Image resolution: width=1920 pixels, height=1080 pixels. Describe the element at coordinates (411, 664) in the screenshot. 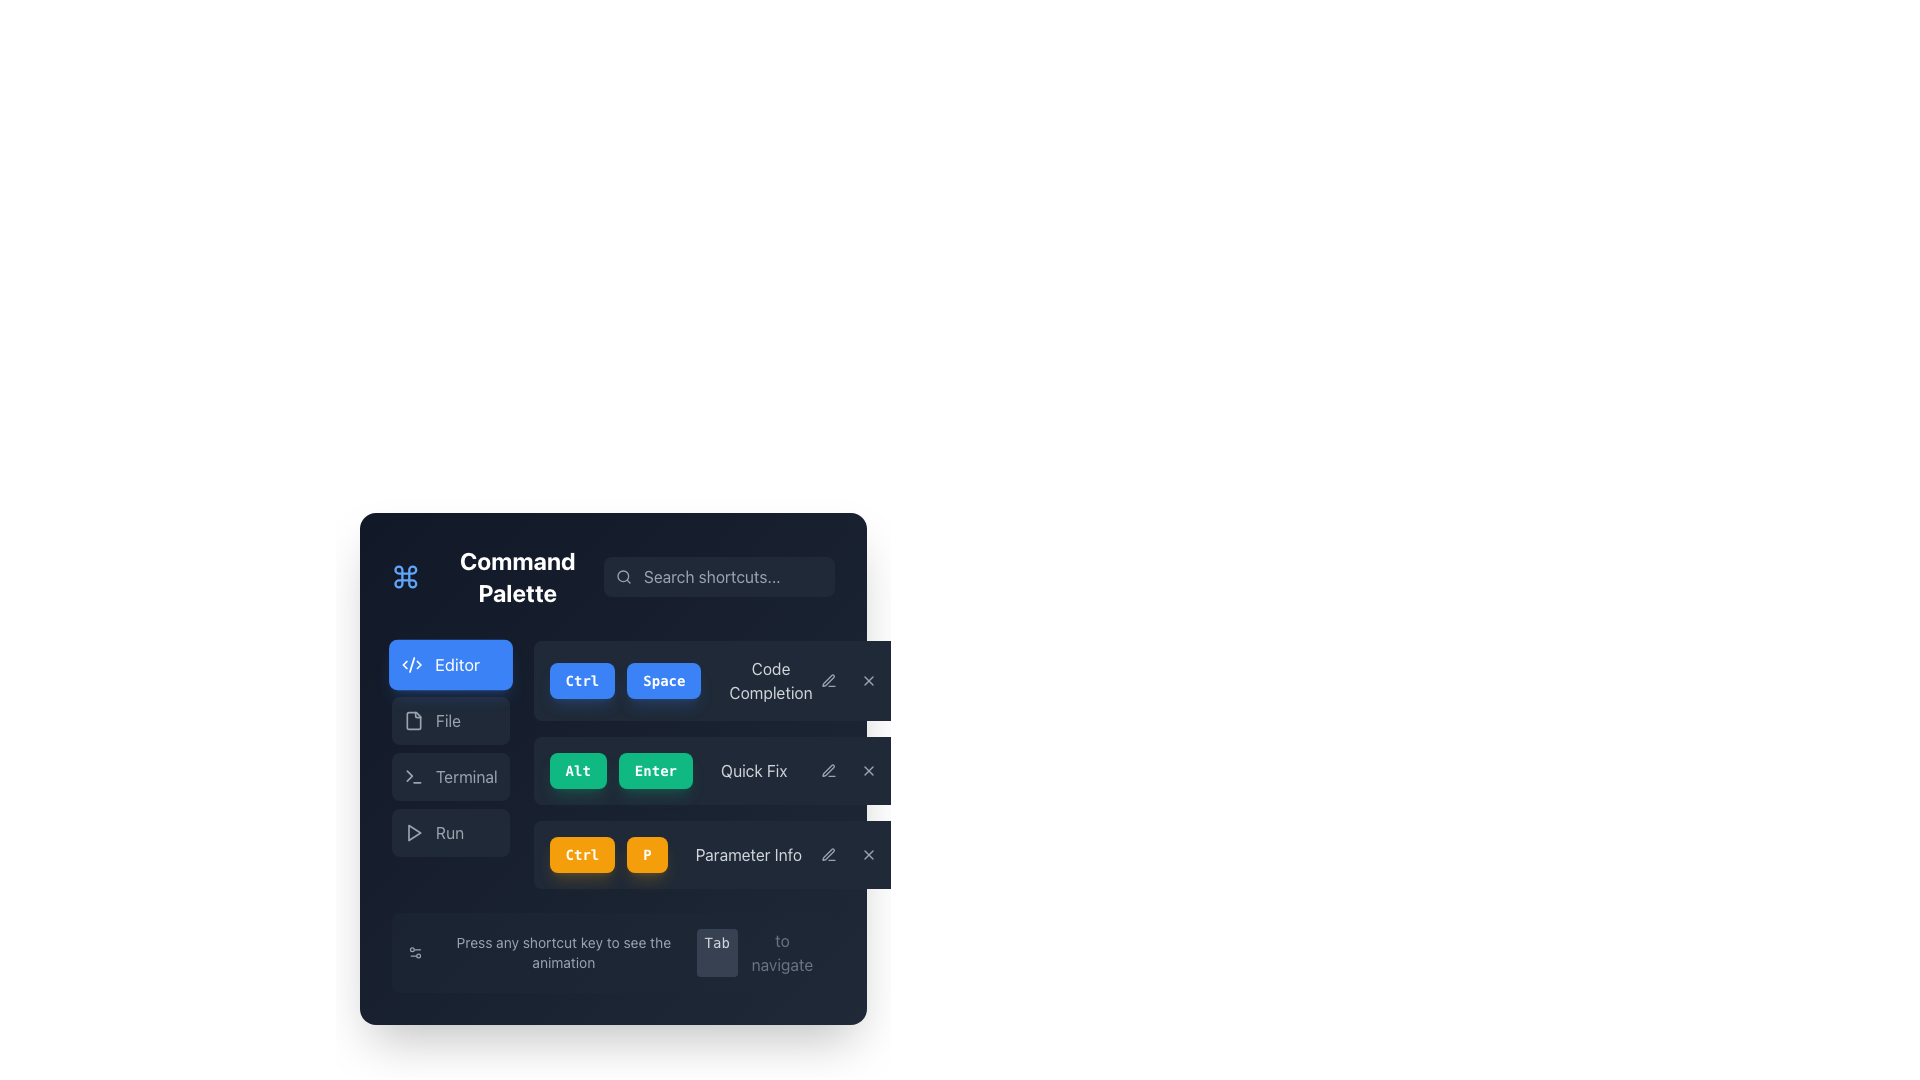

I see `the icon representing the software development editor located to the left of the 'Editor' text label in the command palette` at that location.